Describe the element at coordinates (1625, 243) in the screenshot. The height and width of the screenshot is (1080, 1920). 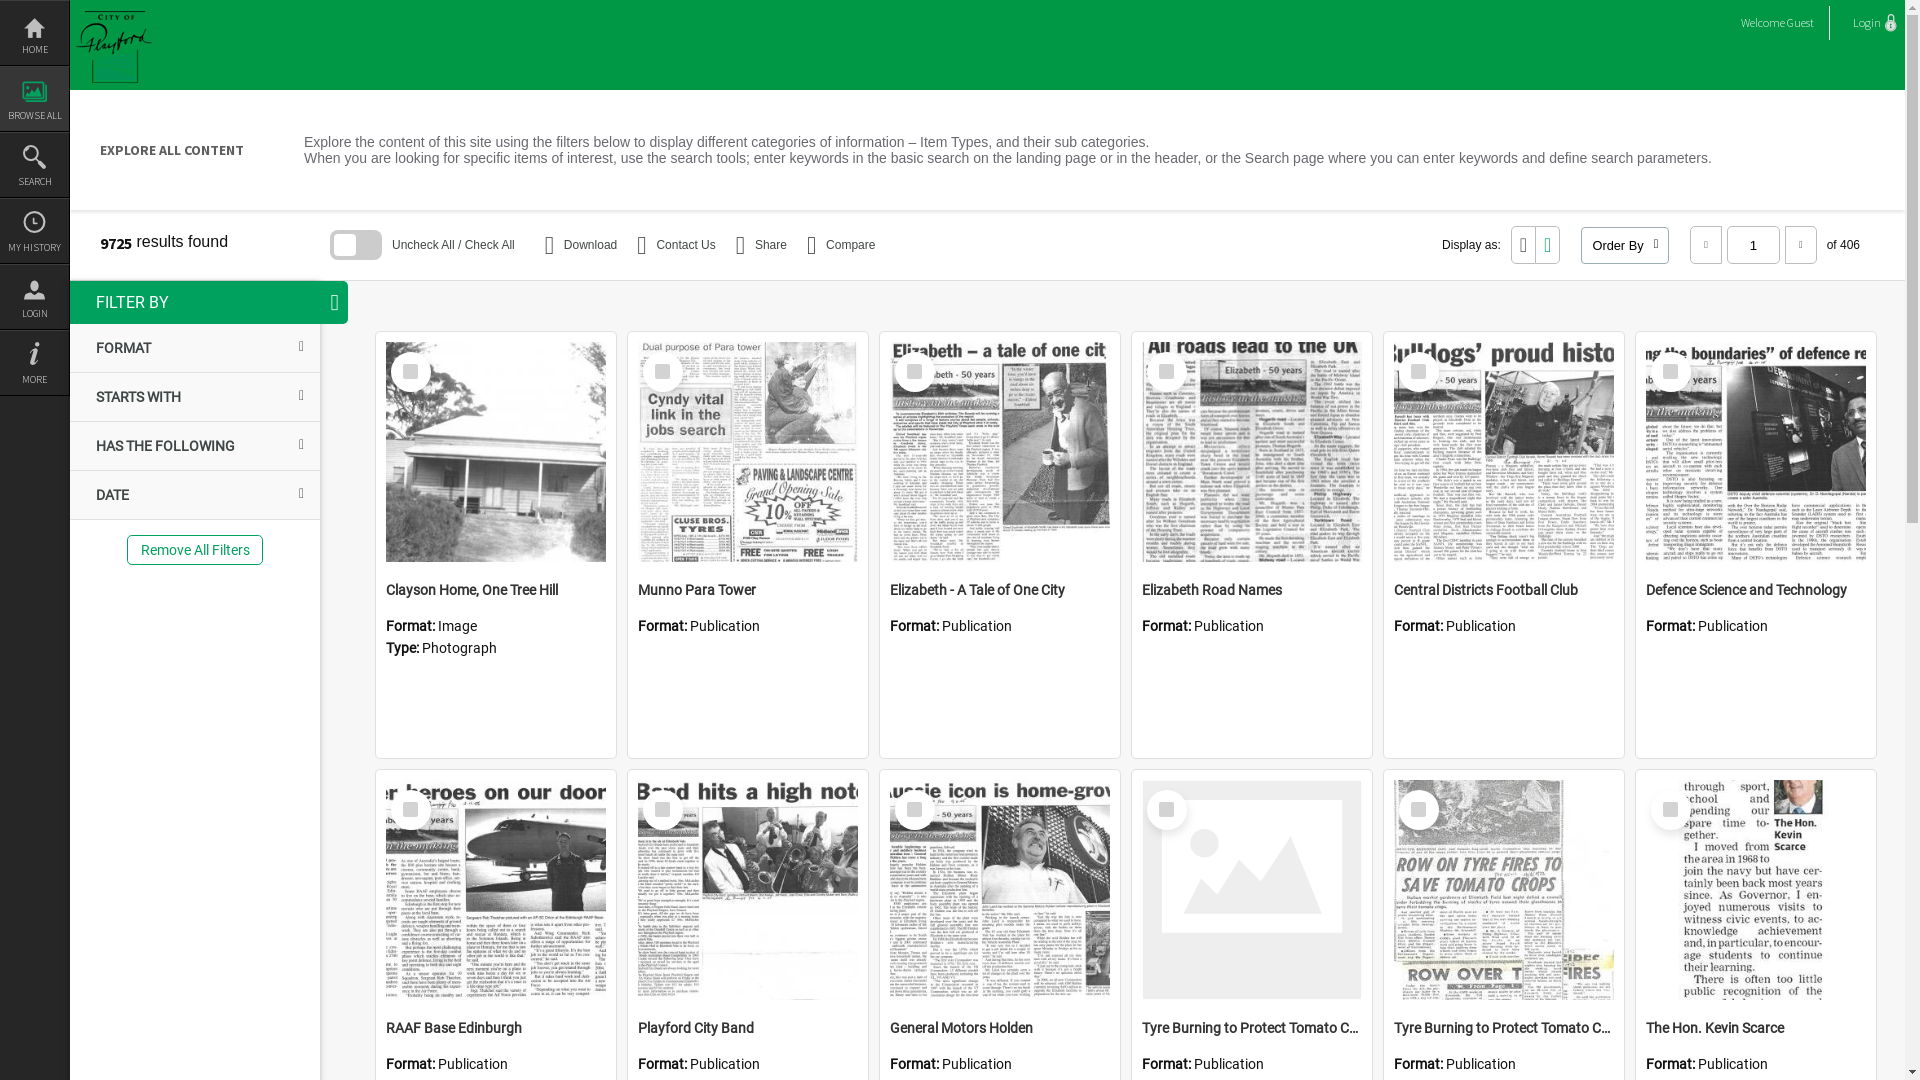
I see `'Order By'` at that location.